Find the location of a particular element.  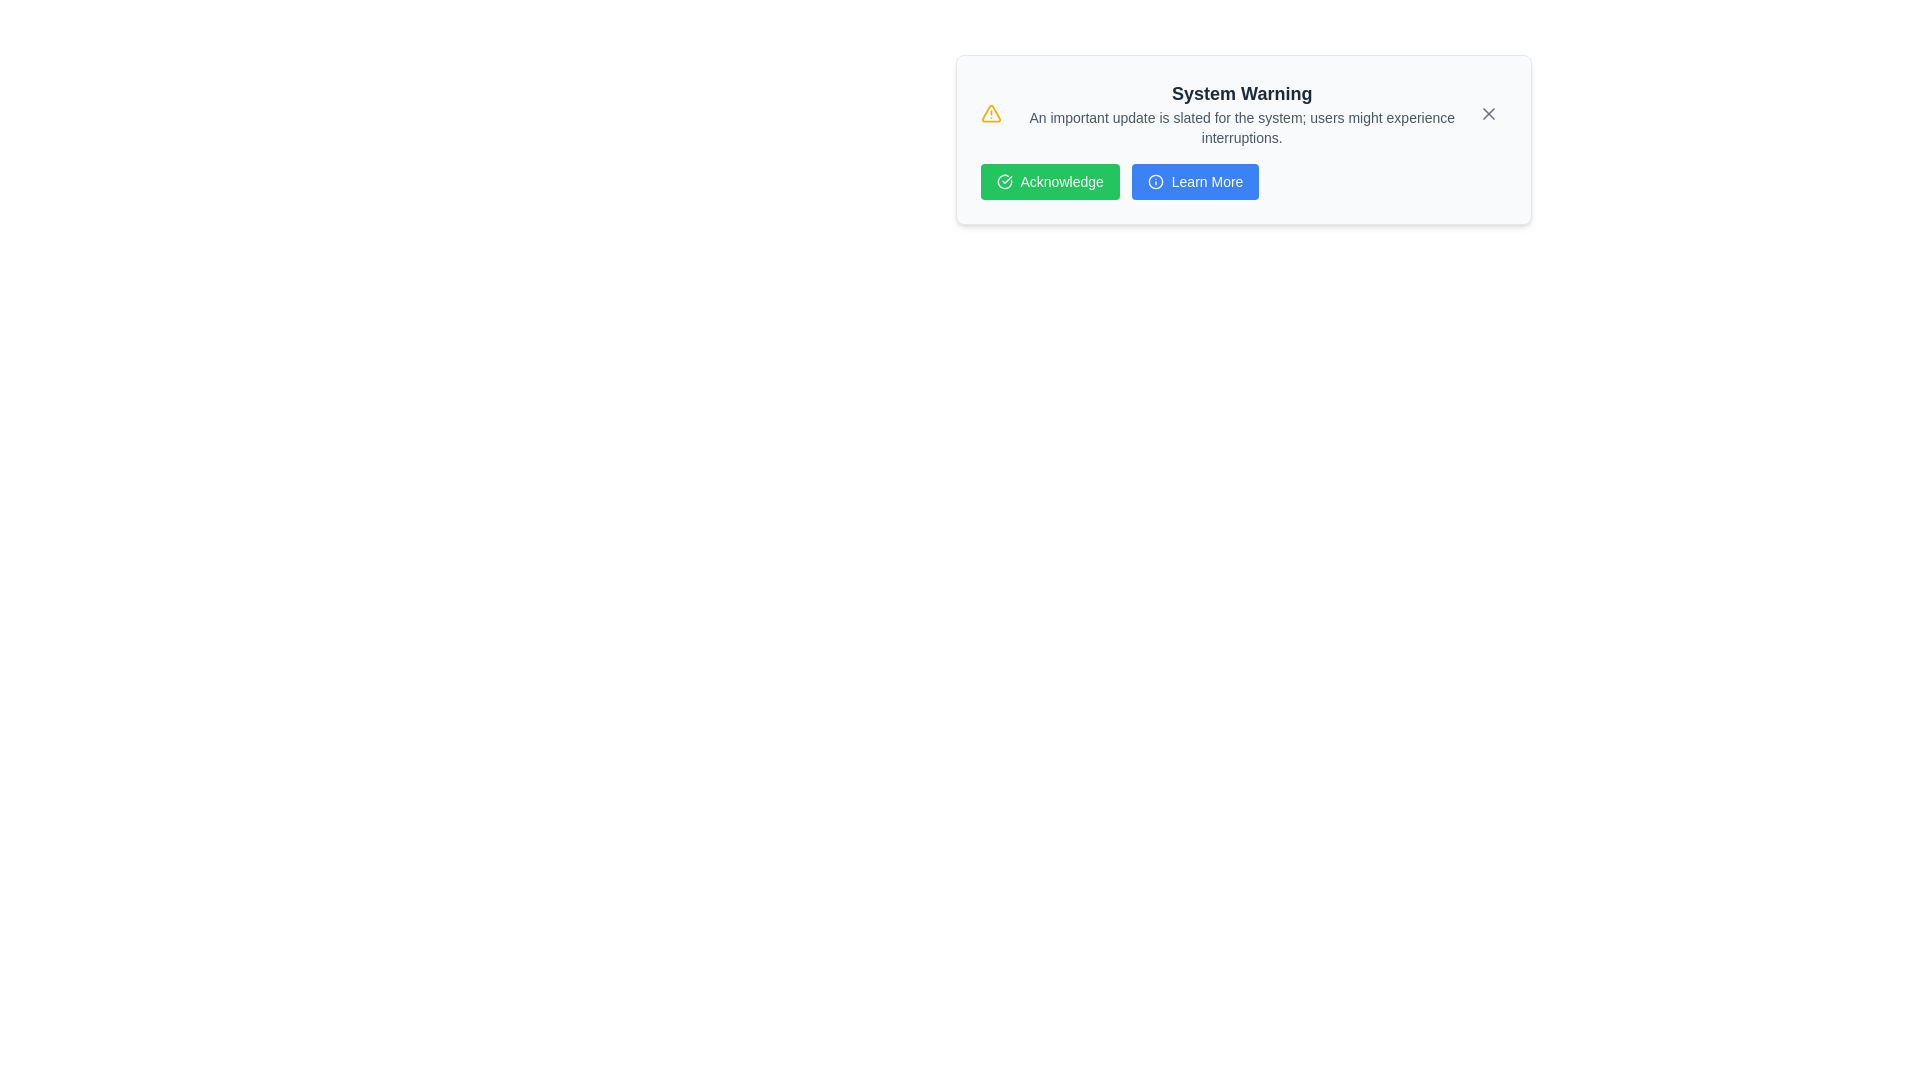

the green 'Acknowledge' button with a white checkmark icon to observe its hover effect is located at coordinates (1049, 181).